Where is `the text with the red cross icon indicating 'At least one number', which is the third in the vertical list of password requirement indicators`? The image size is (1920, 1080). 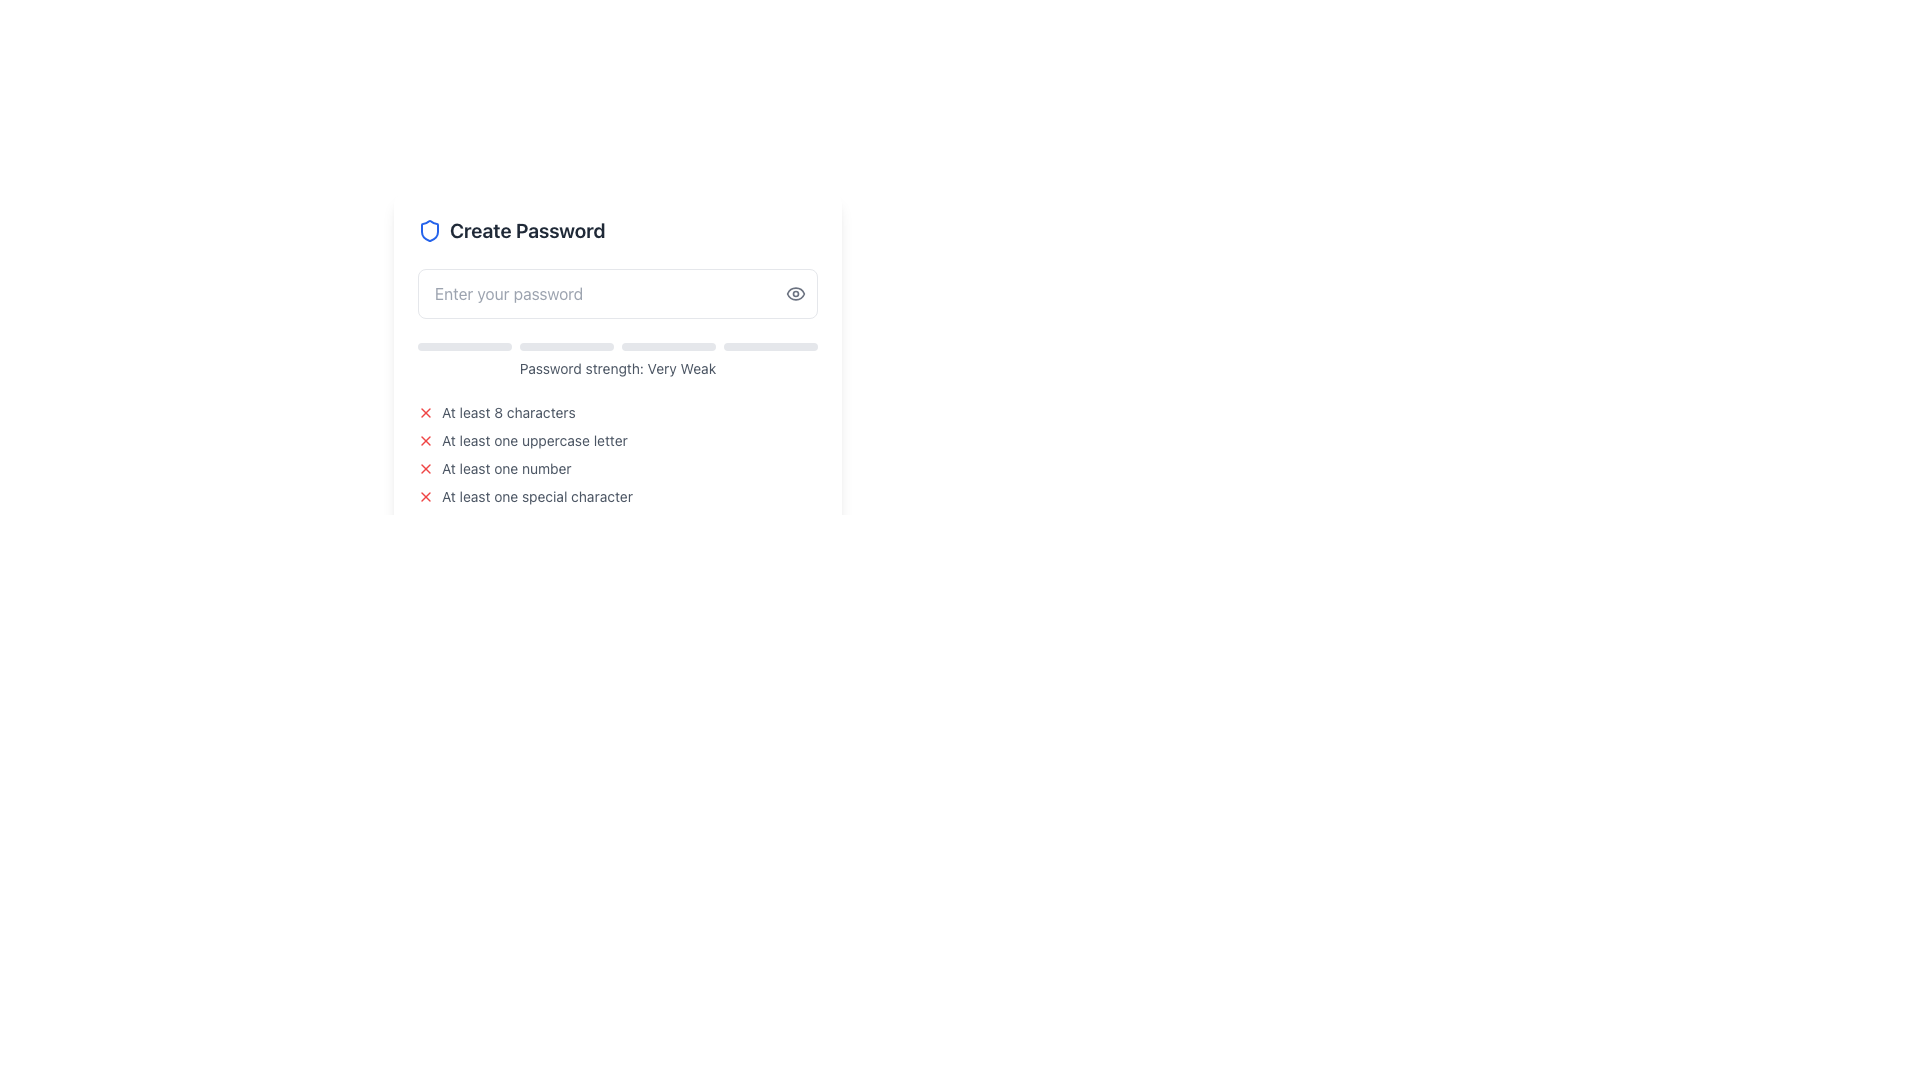 the text with the red cross icon indicating 'At least one number', which is the third in the vertical list of password requirement indicators is located at coordinates (617, 469).